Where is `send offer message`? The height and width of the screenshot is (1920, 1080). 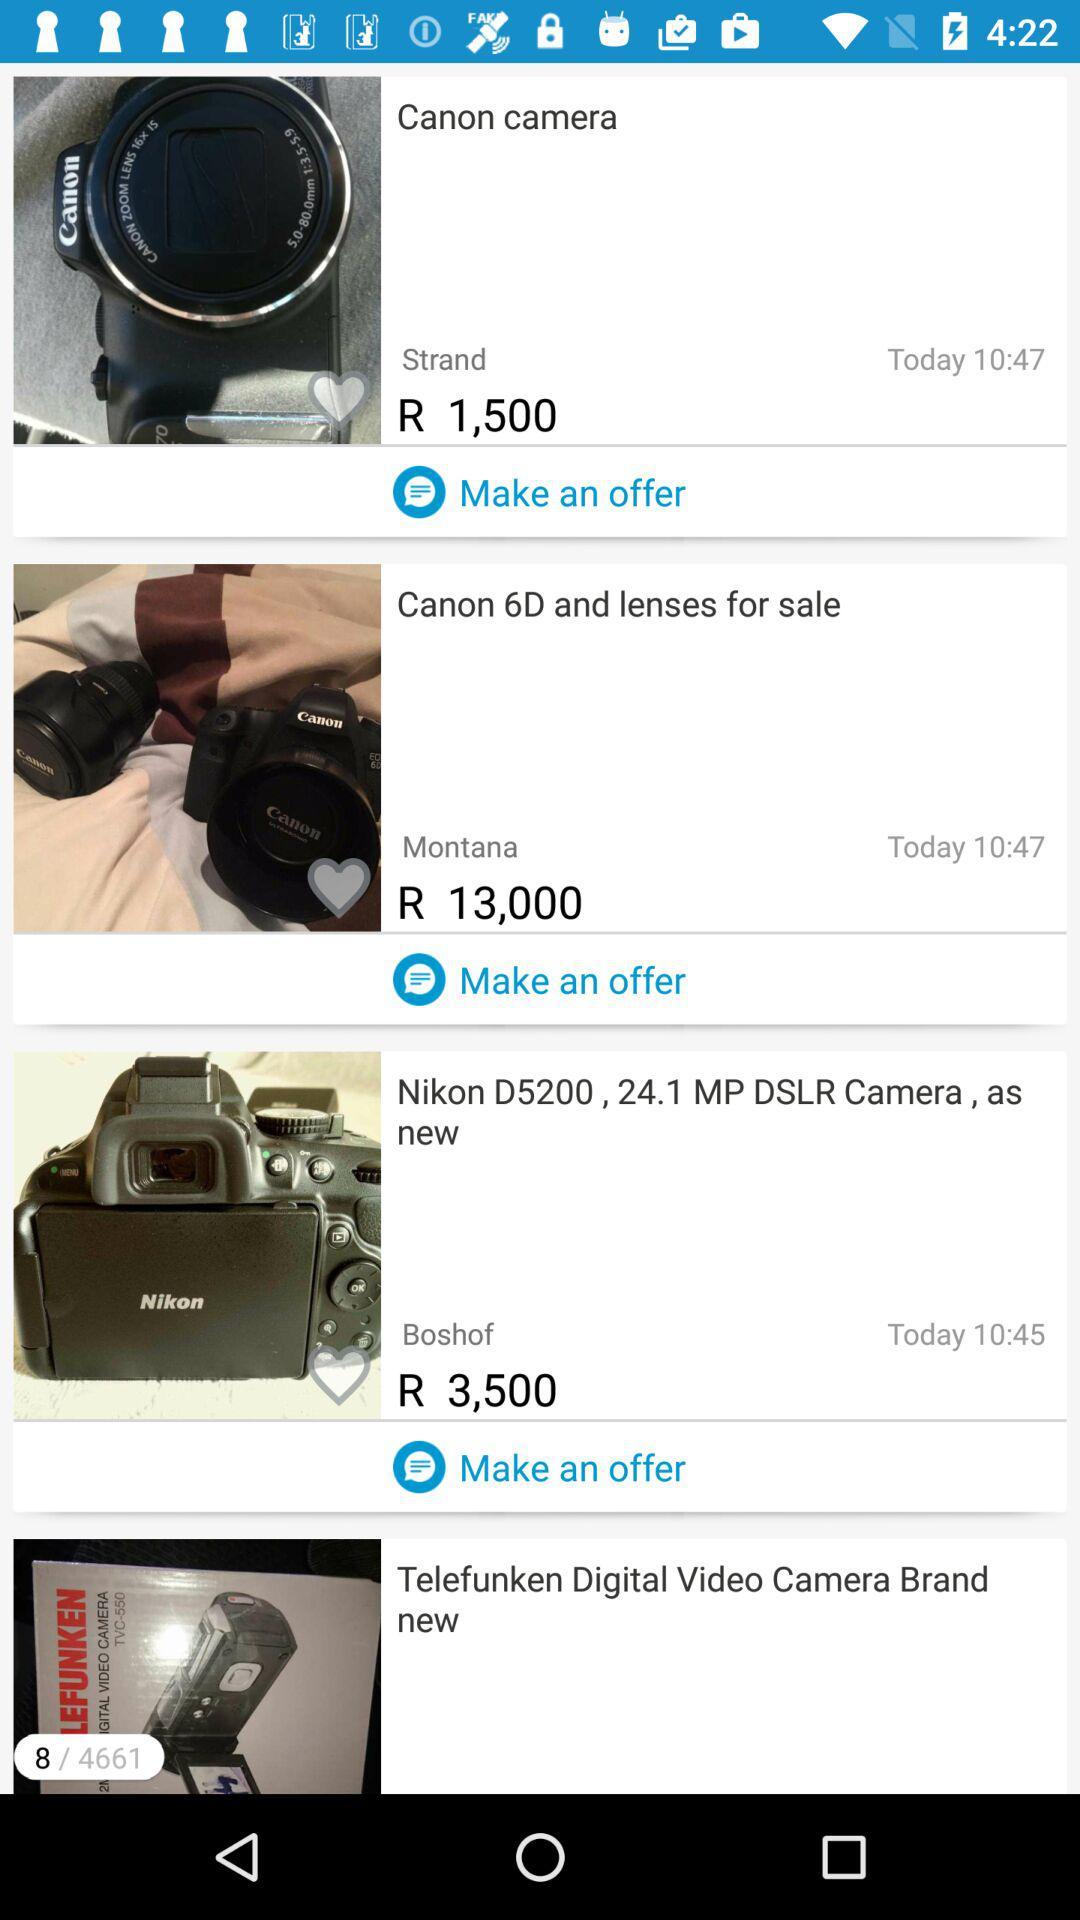 send offer message is located at coordinates (418, 979).